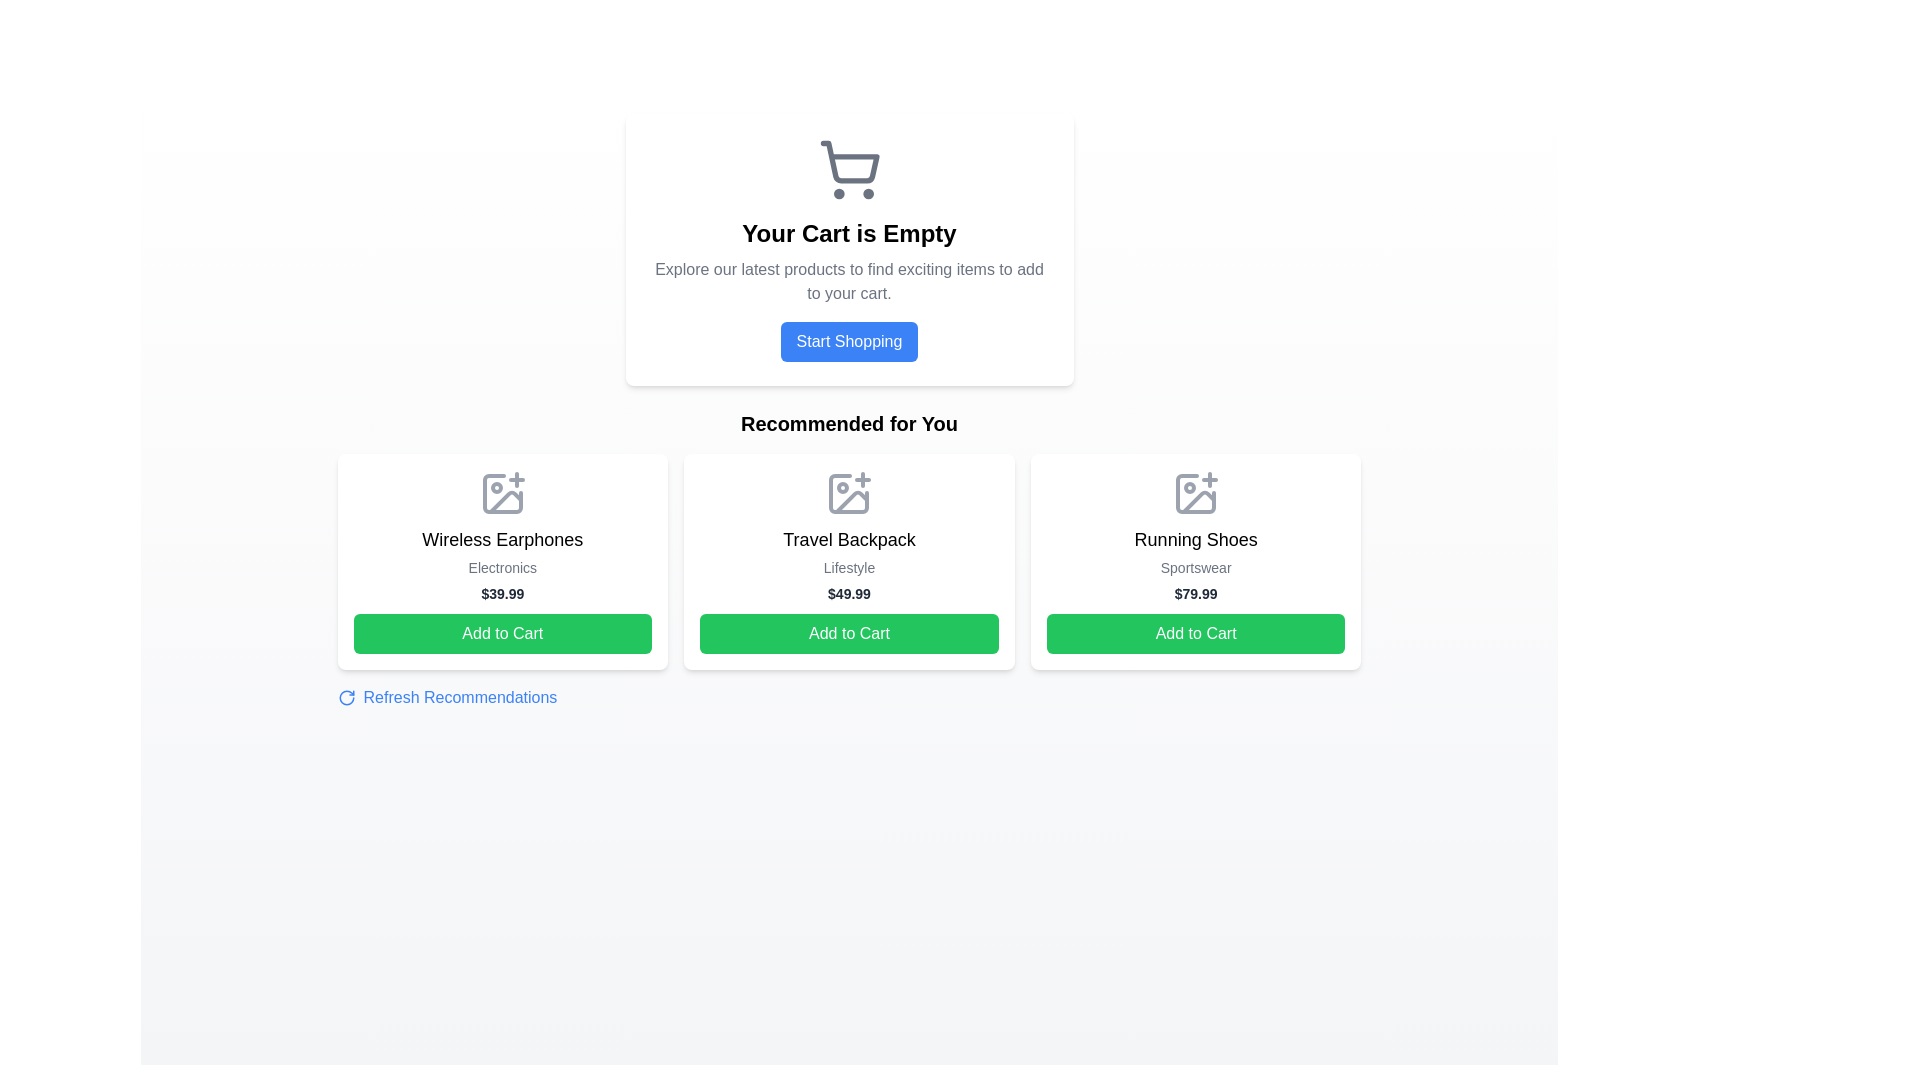 The height and width of the screenshot is (1080, 1920). What do you see at coordinates (346, 697) in the screenshot?
I see `the small circular icon resembling a clockwise arrow, which is positioned to the left of the 'Refresh Recommendations' text` at bounding box center [346, 697].